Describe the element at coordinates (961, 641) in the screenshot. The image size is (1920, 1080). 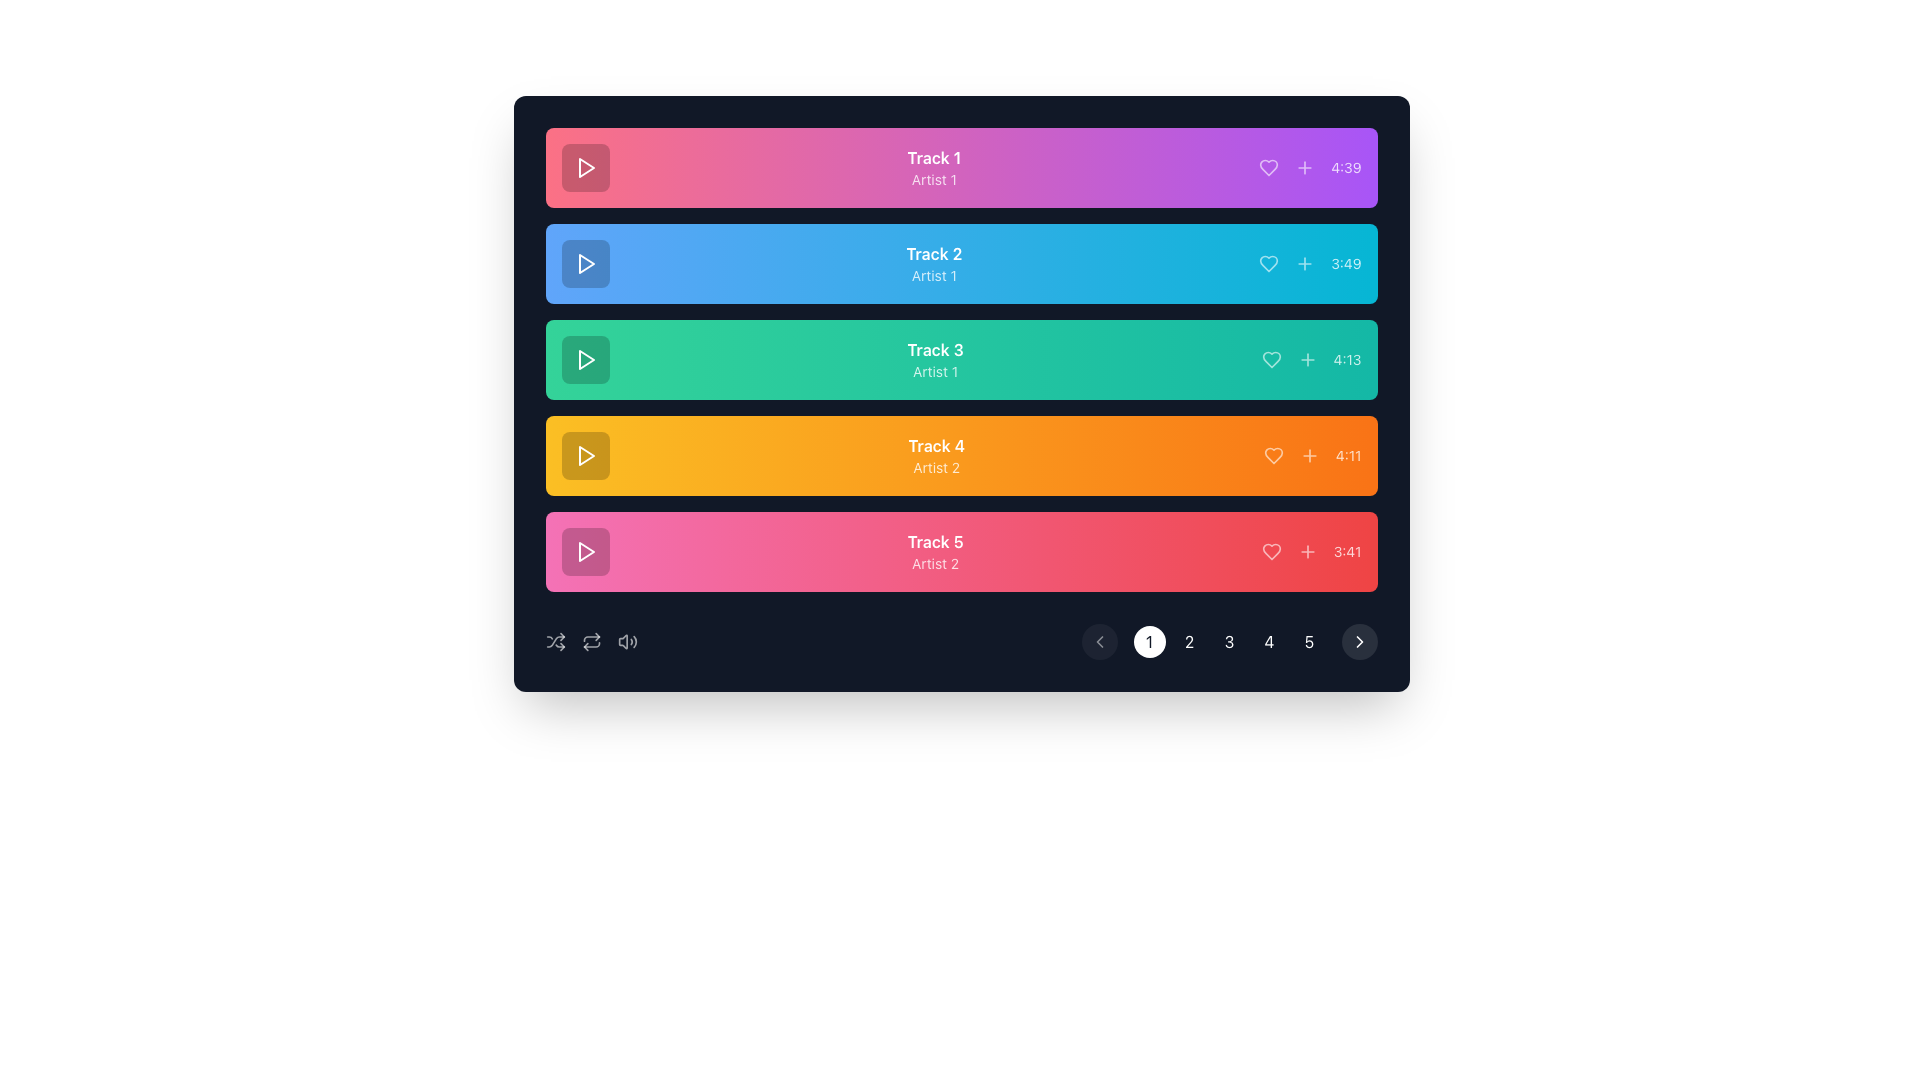
I see `the pagination control at the bottom of the music track list, which includes navigational arrows and page numbers for visual feedback` at that location.